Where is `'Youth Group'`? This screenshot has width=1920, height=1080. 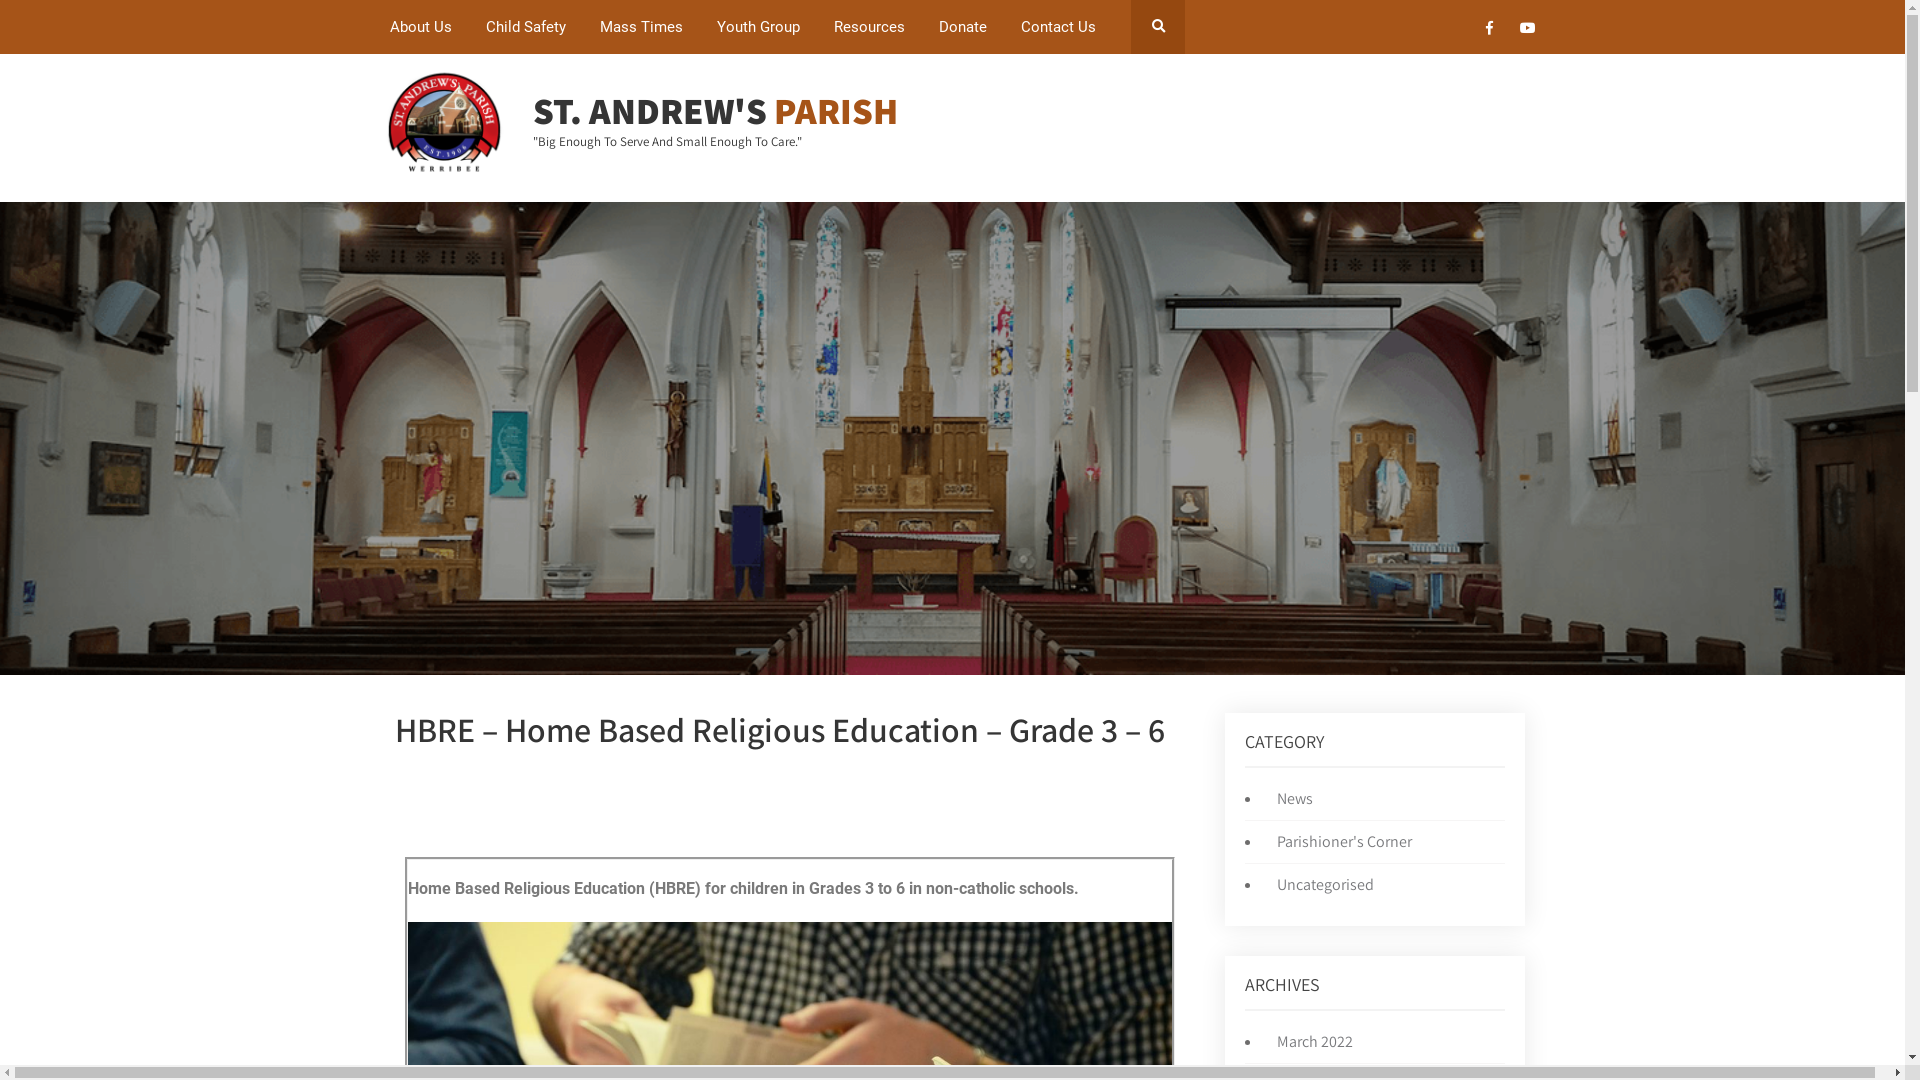
'Youth Group' is located at coordinates (701, 27).